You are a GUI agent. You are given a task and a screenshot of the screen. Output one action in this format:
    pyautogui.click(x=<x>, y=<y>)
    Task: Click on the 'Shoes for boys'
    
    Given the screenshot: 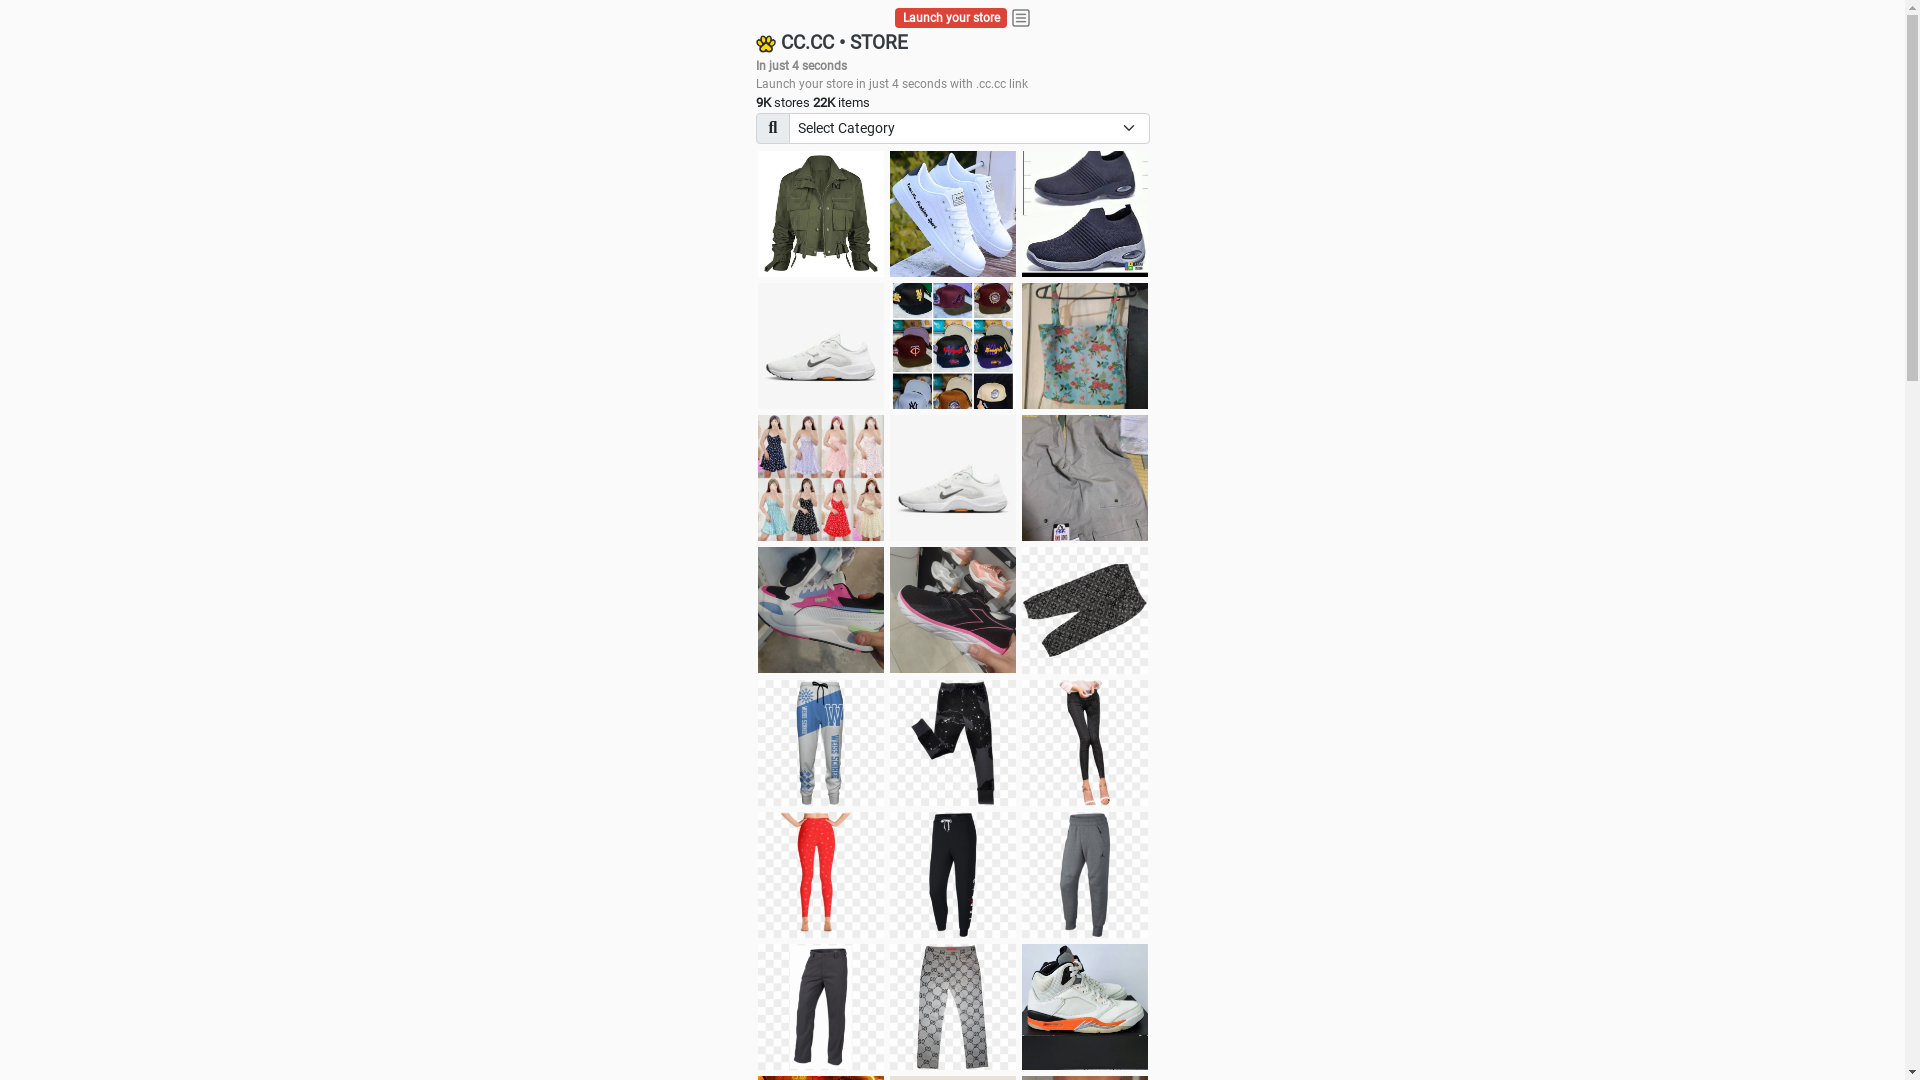 What is the action you would take?
    pyautogui.click(x=820, y=345)
    